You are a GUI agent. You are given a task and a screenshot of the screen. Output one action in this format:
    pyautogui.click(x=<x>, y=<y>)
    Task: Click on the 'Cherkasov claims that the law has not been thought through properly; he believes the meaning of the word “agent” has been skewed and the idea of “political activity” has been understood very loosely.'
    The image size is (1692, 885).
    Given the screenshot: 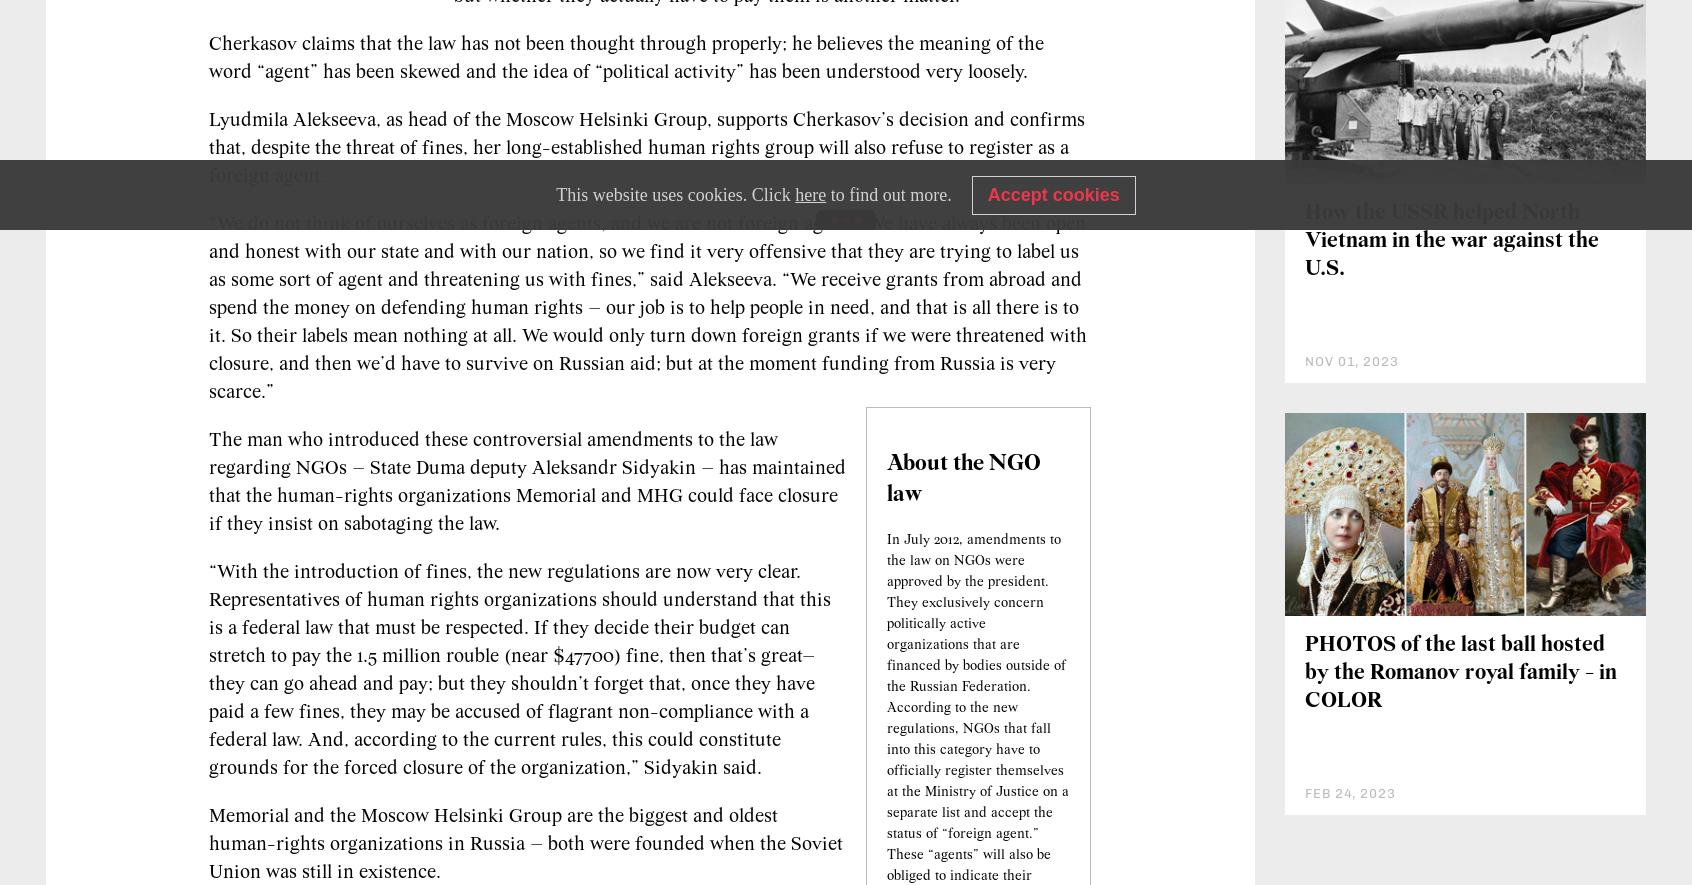 What is the action you would take?
    pyautogui.click(x=625, y=179)
    